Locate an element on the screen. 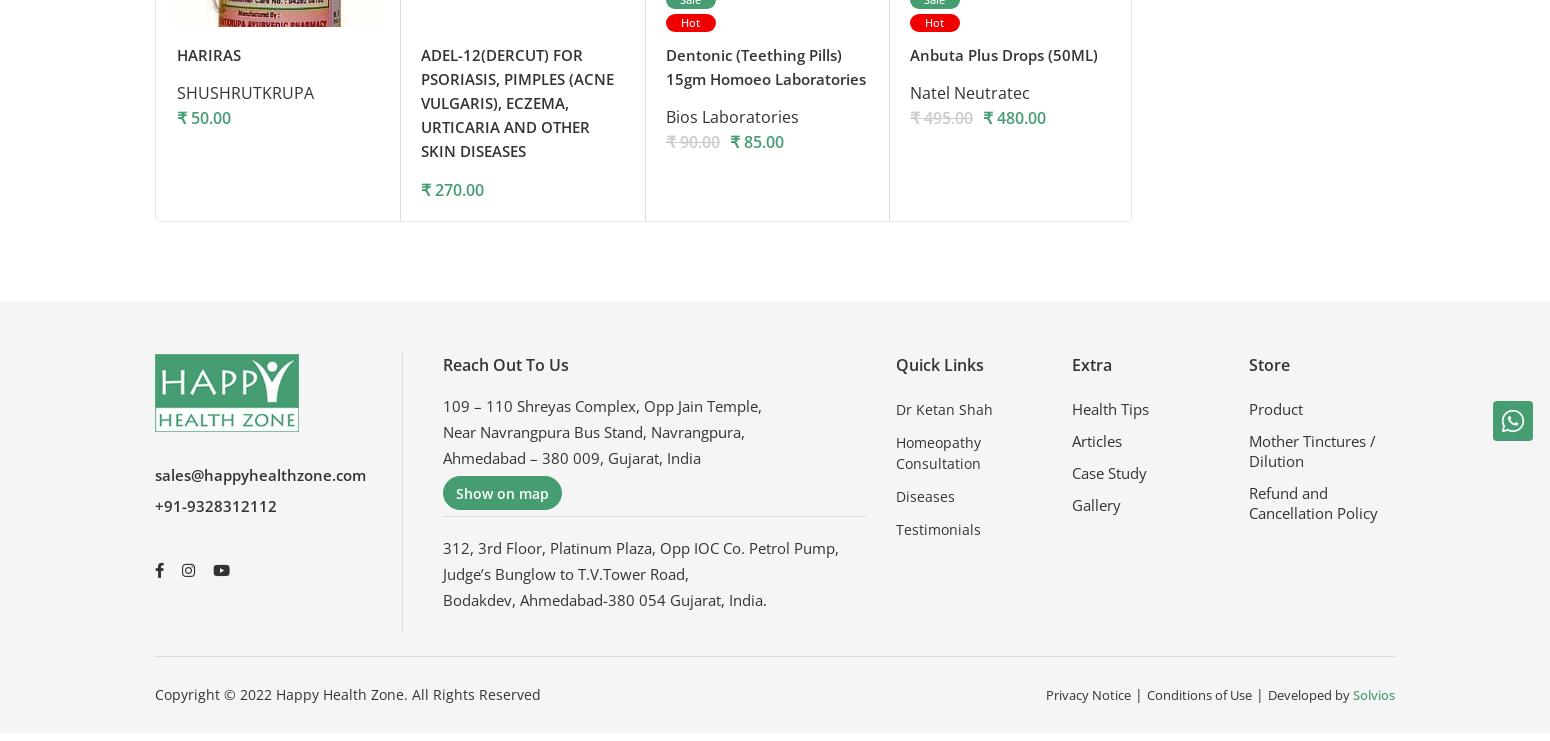 Image resolution: width=1550 pixels, height=741 pixels. '50.00' is located at coordinates (207, 122).